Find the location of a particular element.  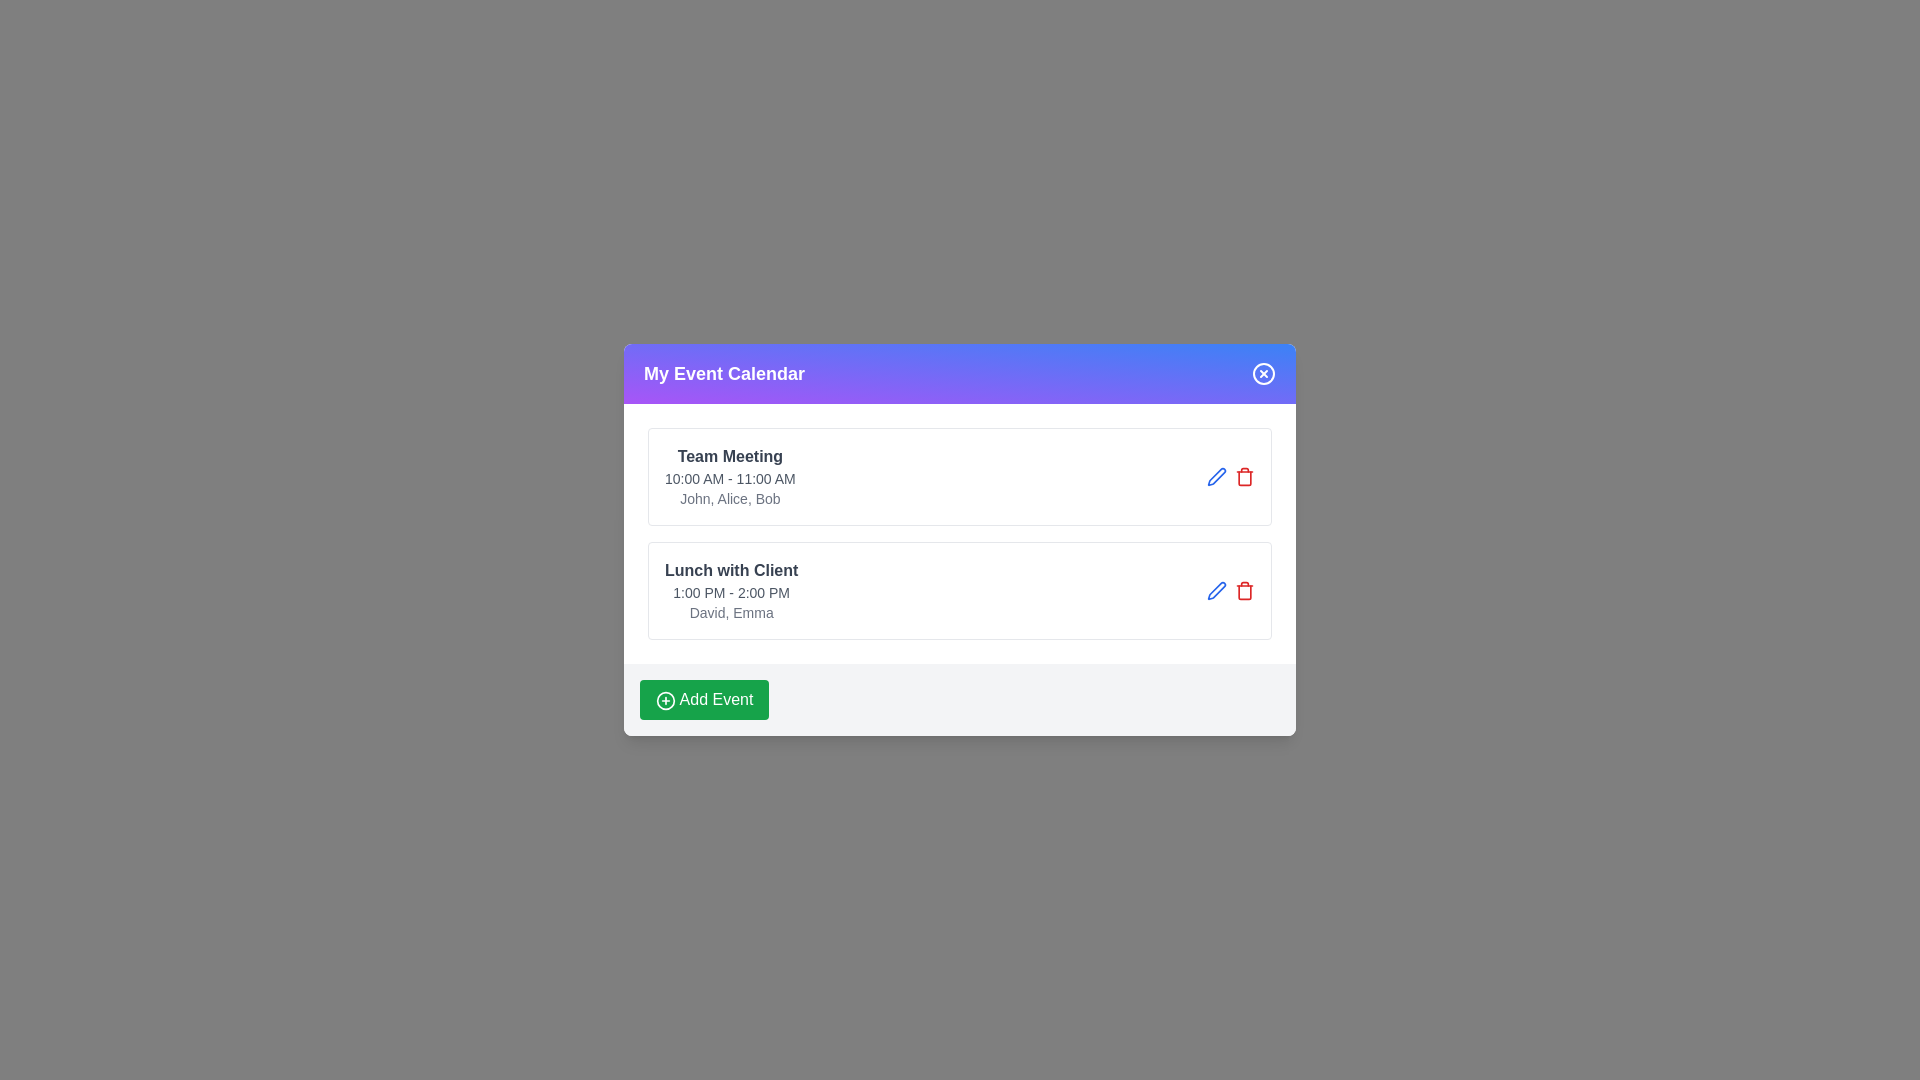

the red trash bin icon in the interactive button group is located at coordinates (1229, 589).